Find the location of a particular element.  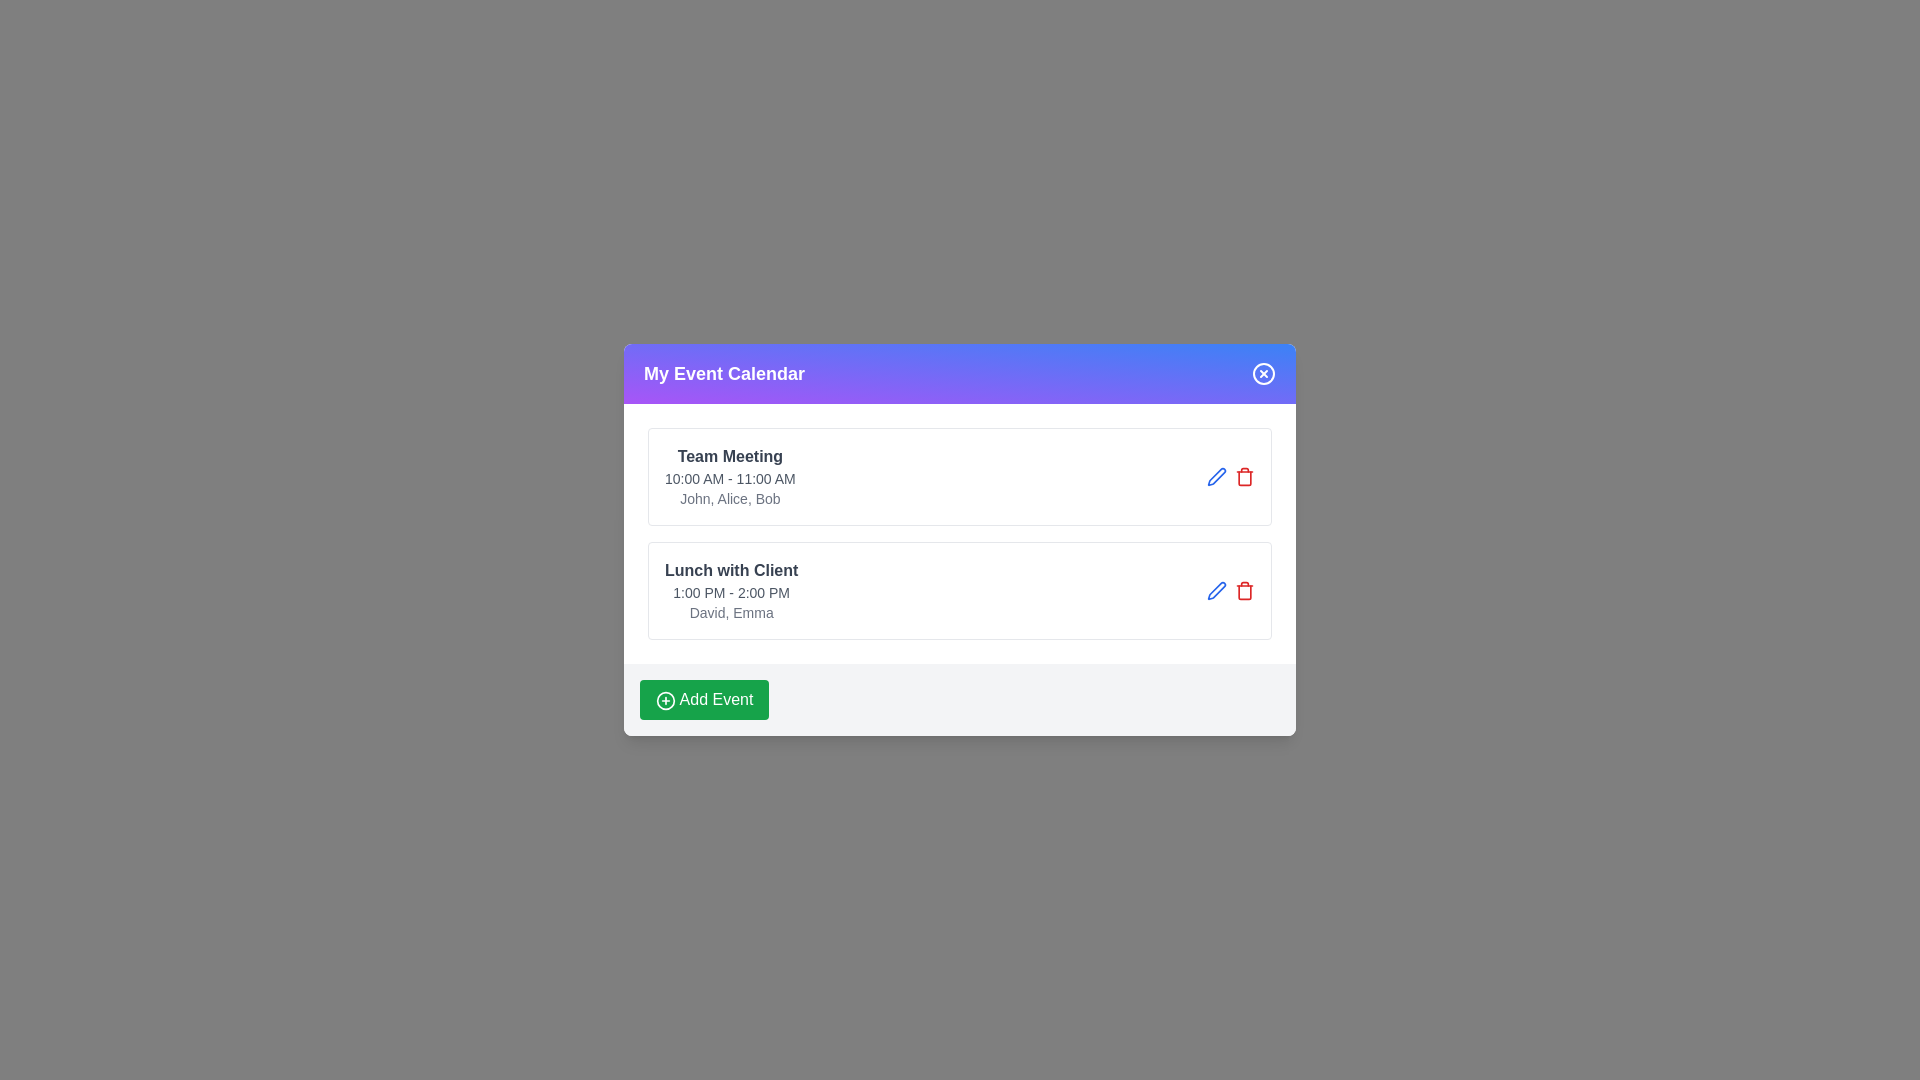

the red trash bin icon in the interactive button group is located at coordinates (1229, 589).